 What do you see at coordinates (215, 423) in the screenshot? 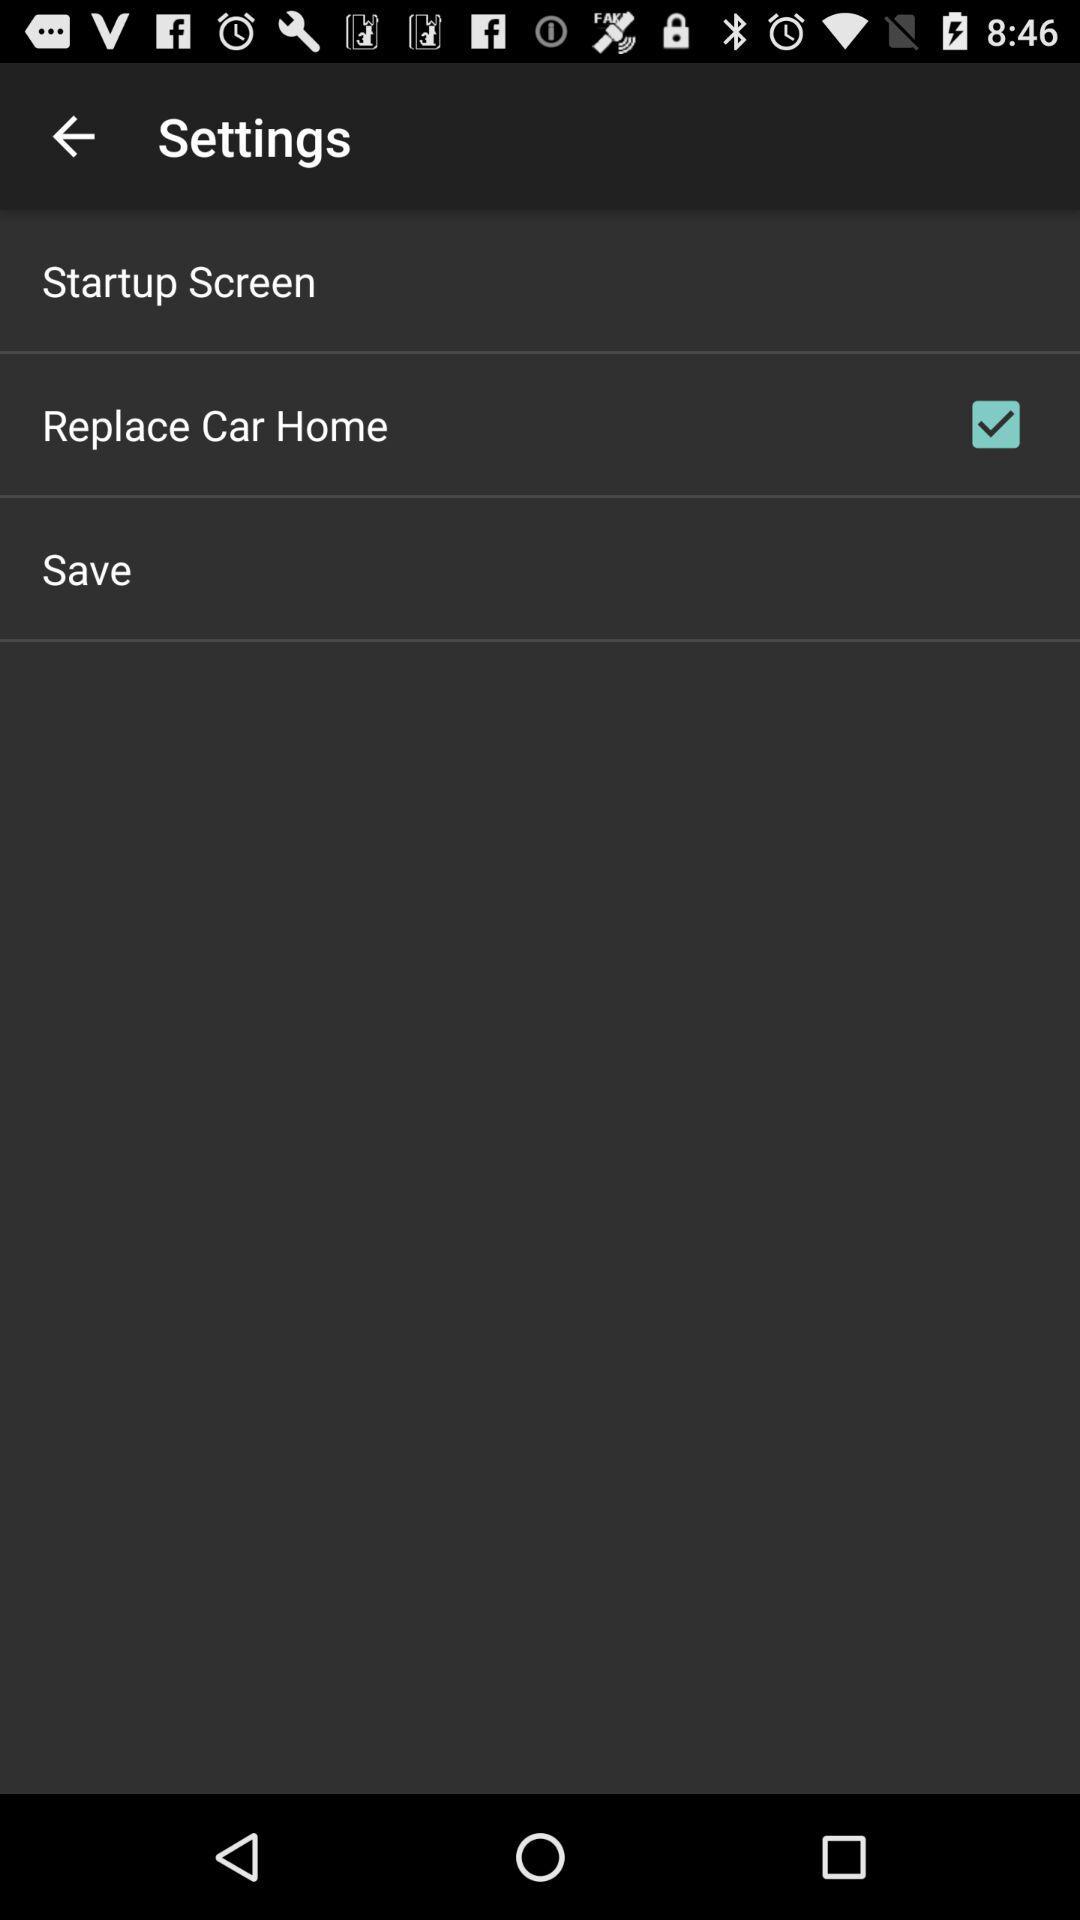
I see `the icon below startup screen app` at bounding box center [215, 423].